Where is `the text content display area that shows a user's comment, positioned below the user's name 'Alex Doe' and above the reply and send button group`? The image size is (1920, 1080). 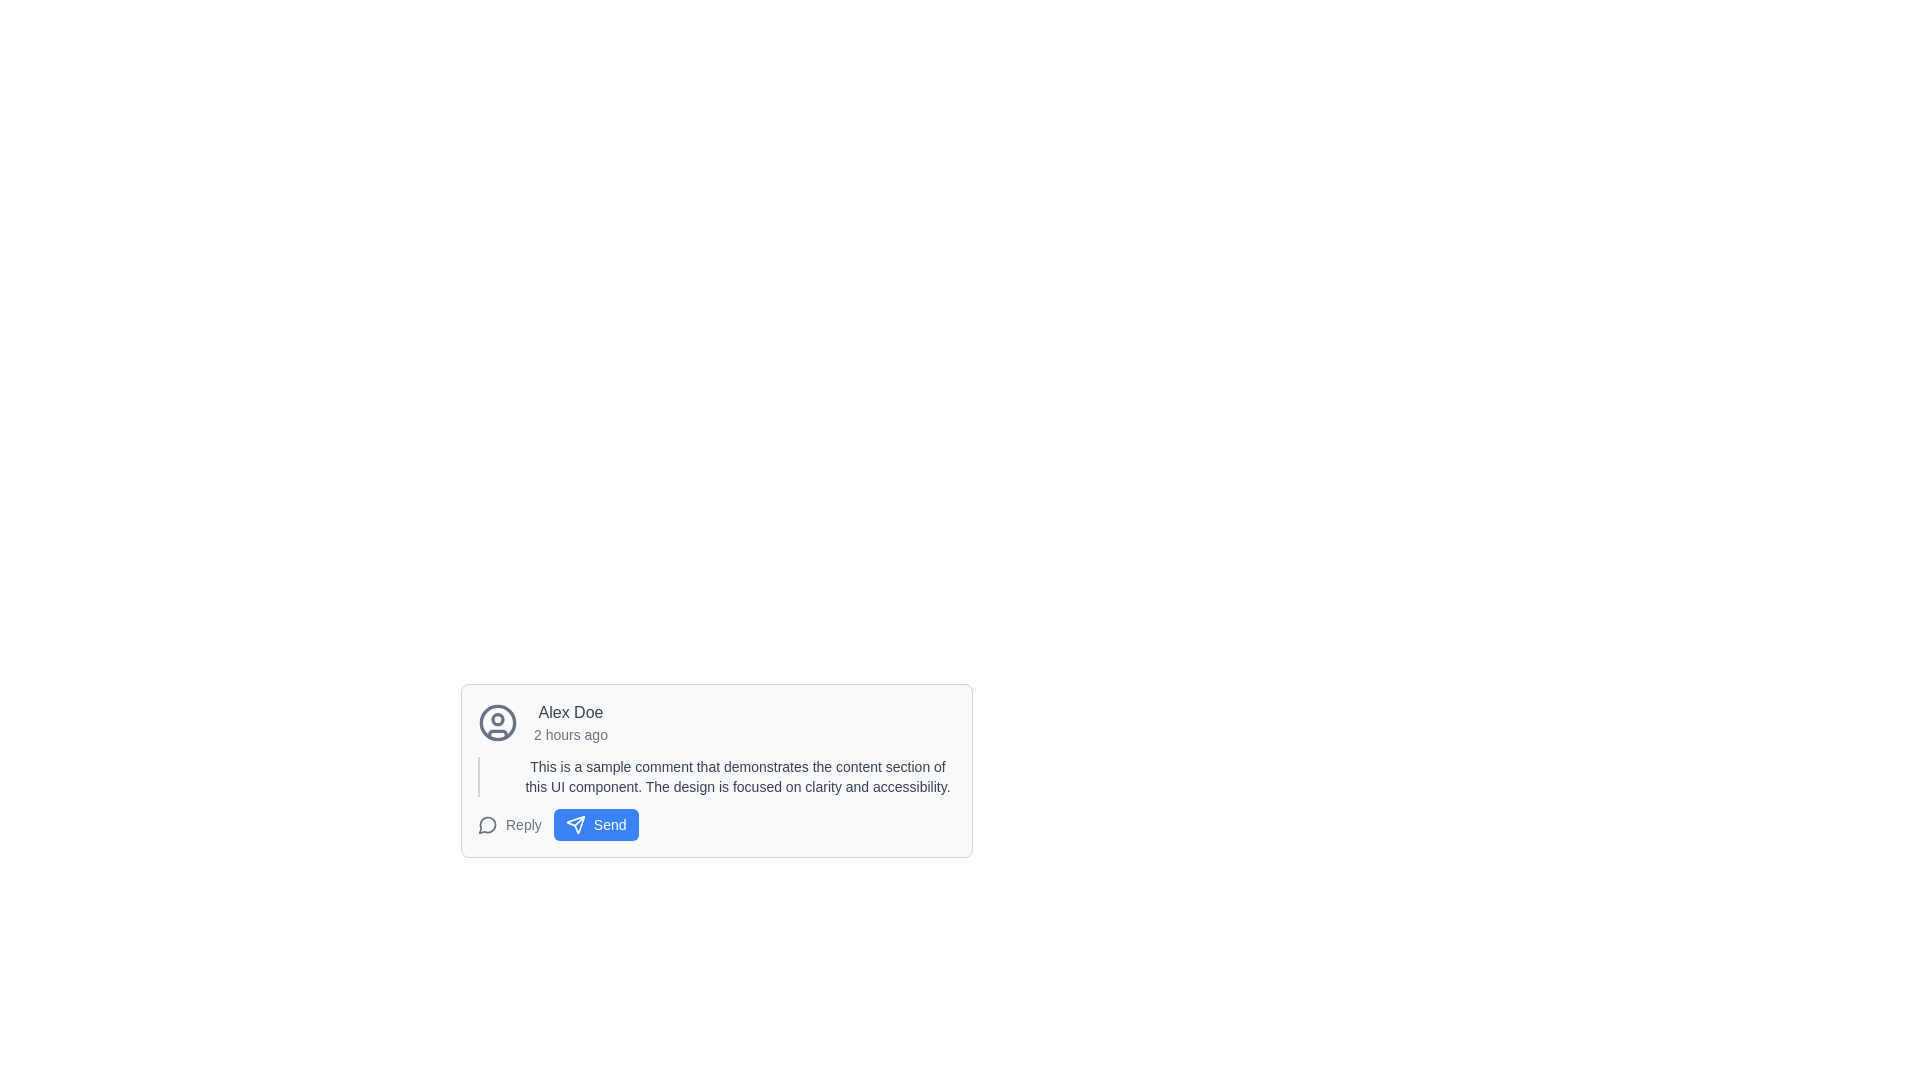
the text content display area that shows a user's comment, positioned below the user's name 'Alex Doe' and above the reply and send button group is located at coordinates (716, 775).